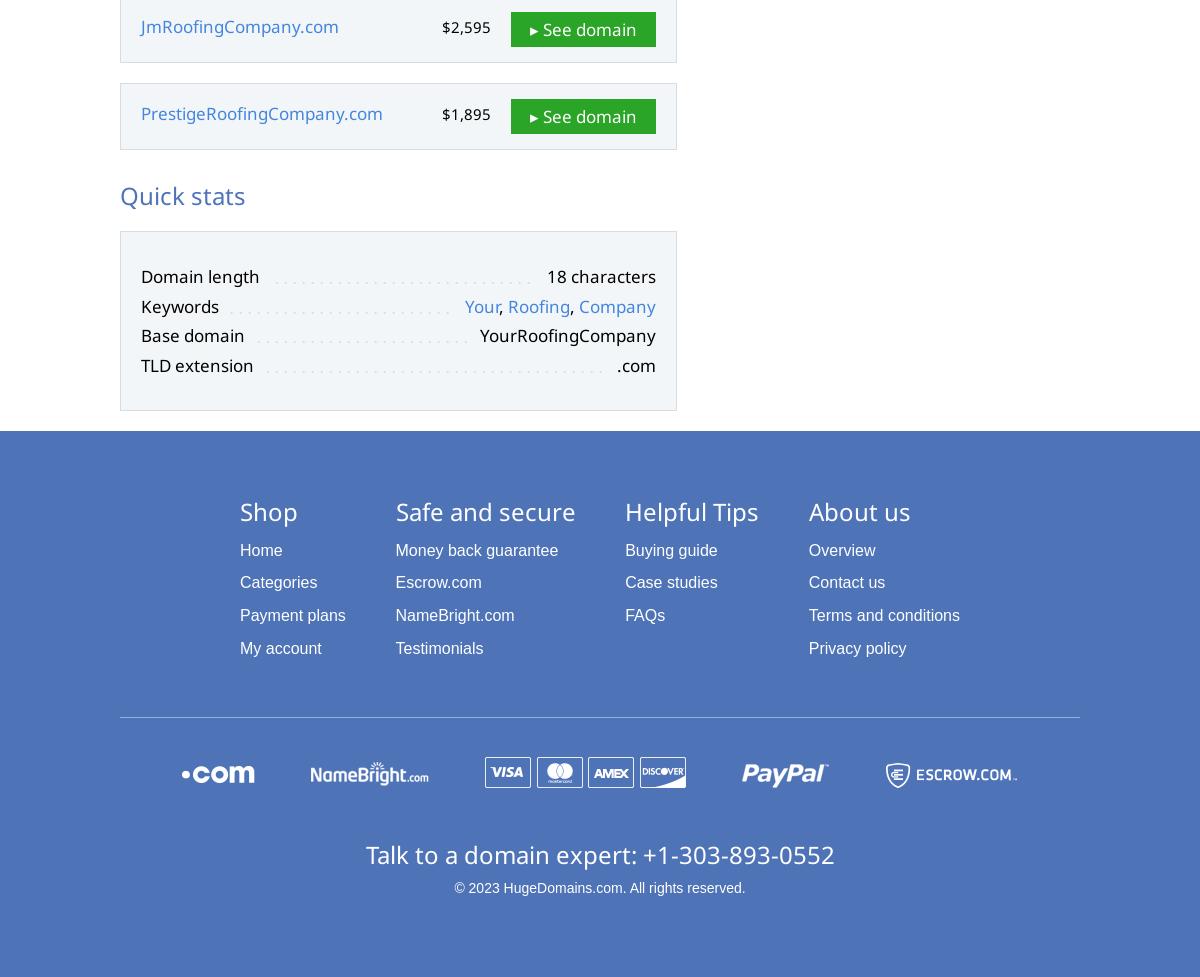 The image size is (1200, 977). I want to click on 'FAQs', so click(624, 614).